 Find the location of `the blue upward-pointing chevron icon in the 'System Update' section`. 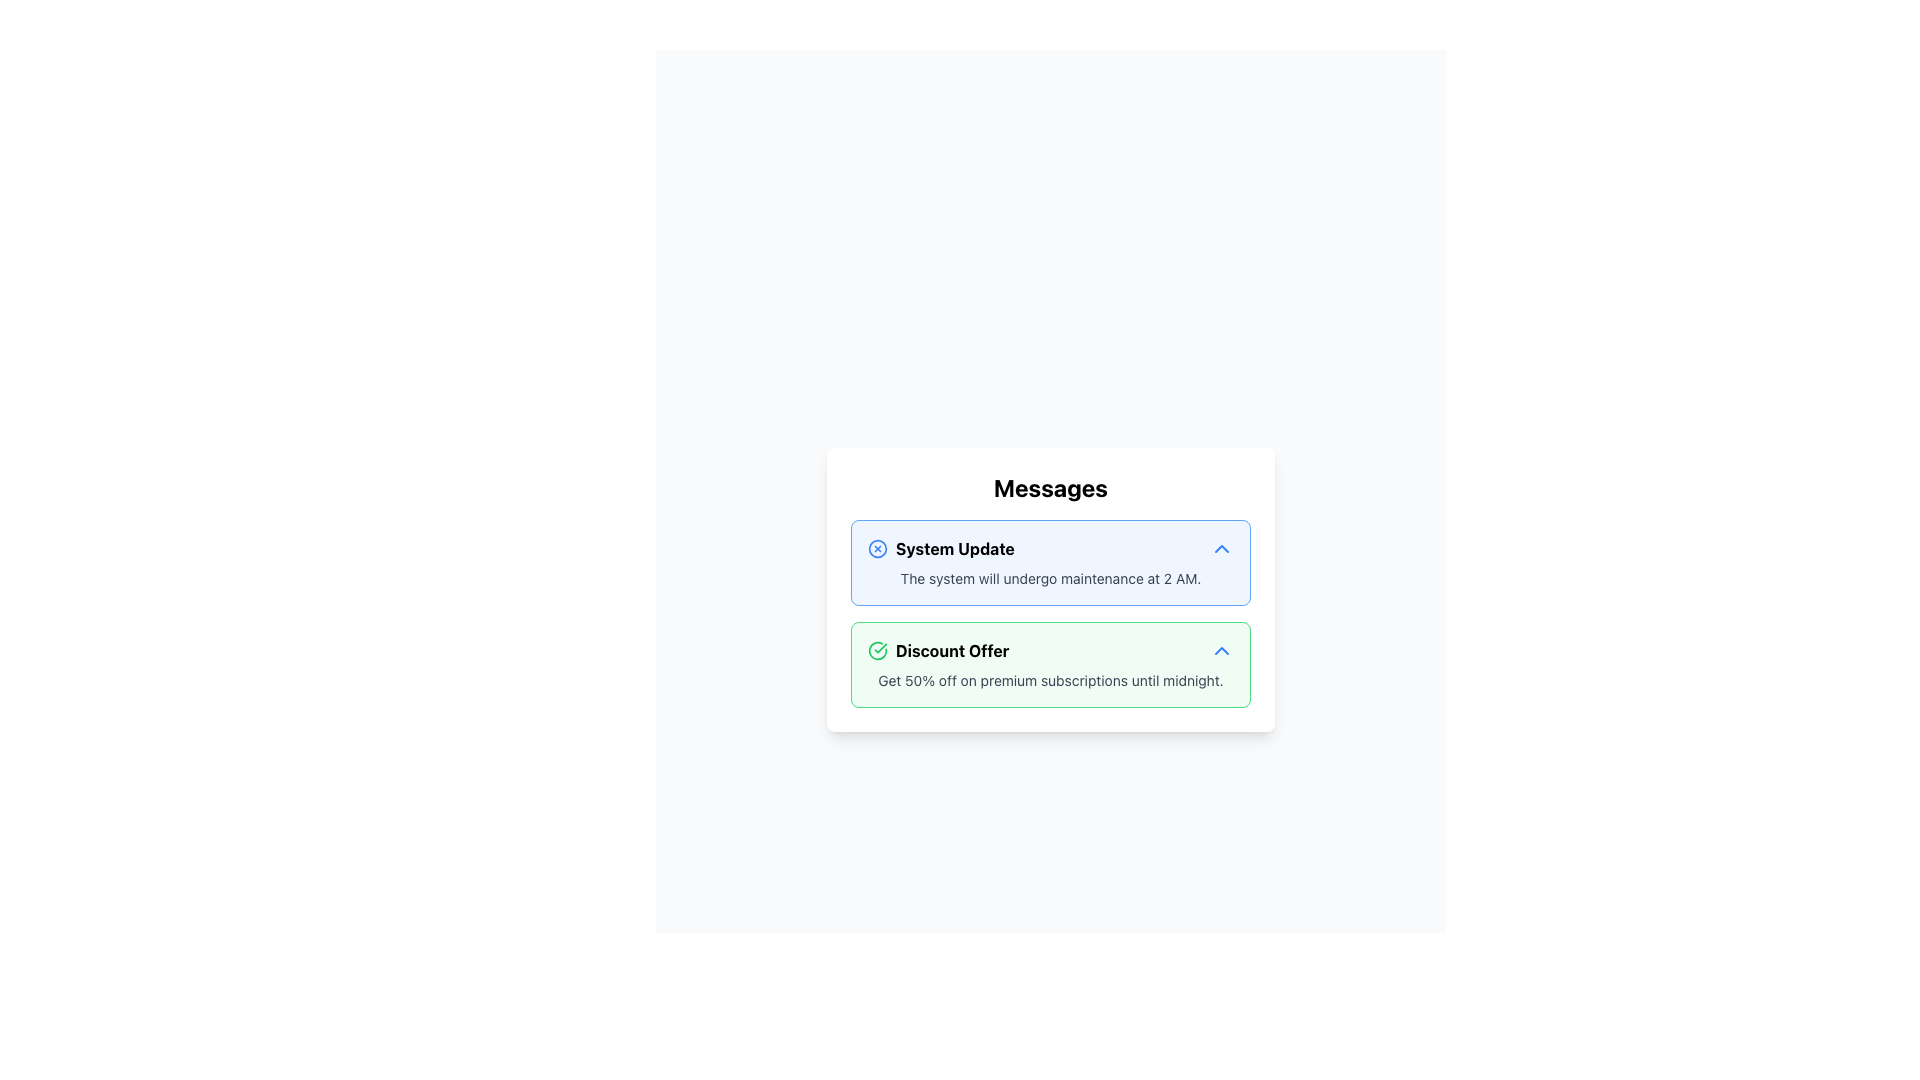

the blue upward-pointing chevron icon in the 'System Update' section is located at coordinates (1221, 548).